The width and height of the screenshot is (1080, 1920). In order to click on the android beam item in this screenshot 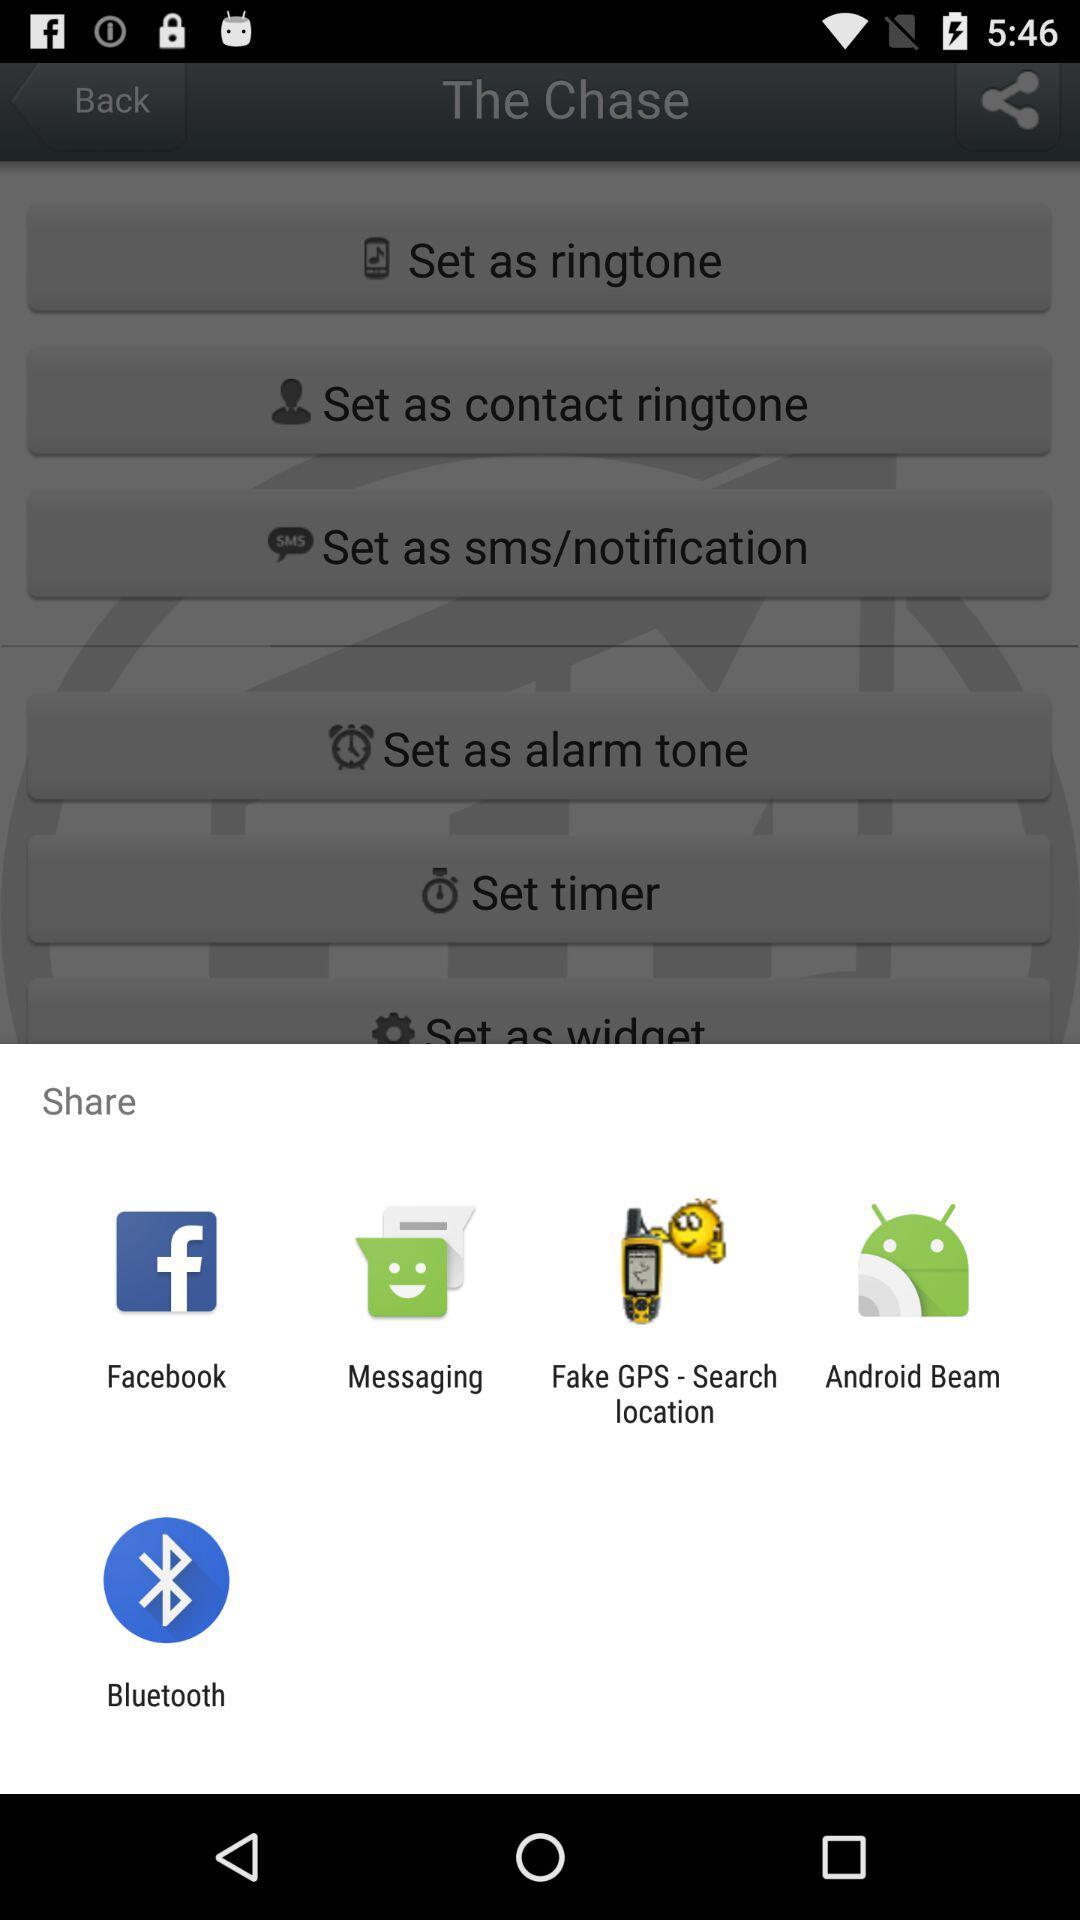, I will do `click(913, 1392)`.